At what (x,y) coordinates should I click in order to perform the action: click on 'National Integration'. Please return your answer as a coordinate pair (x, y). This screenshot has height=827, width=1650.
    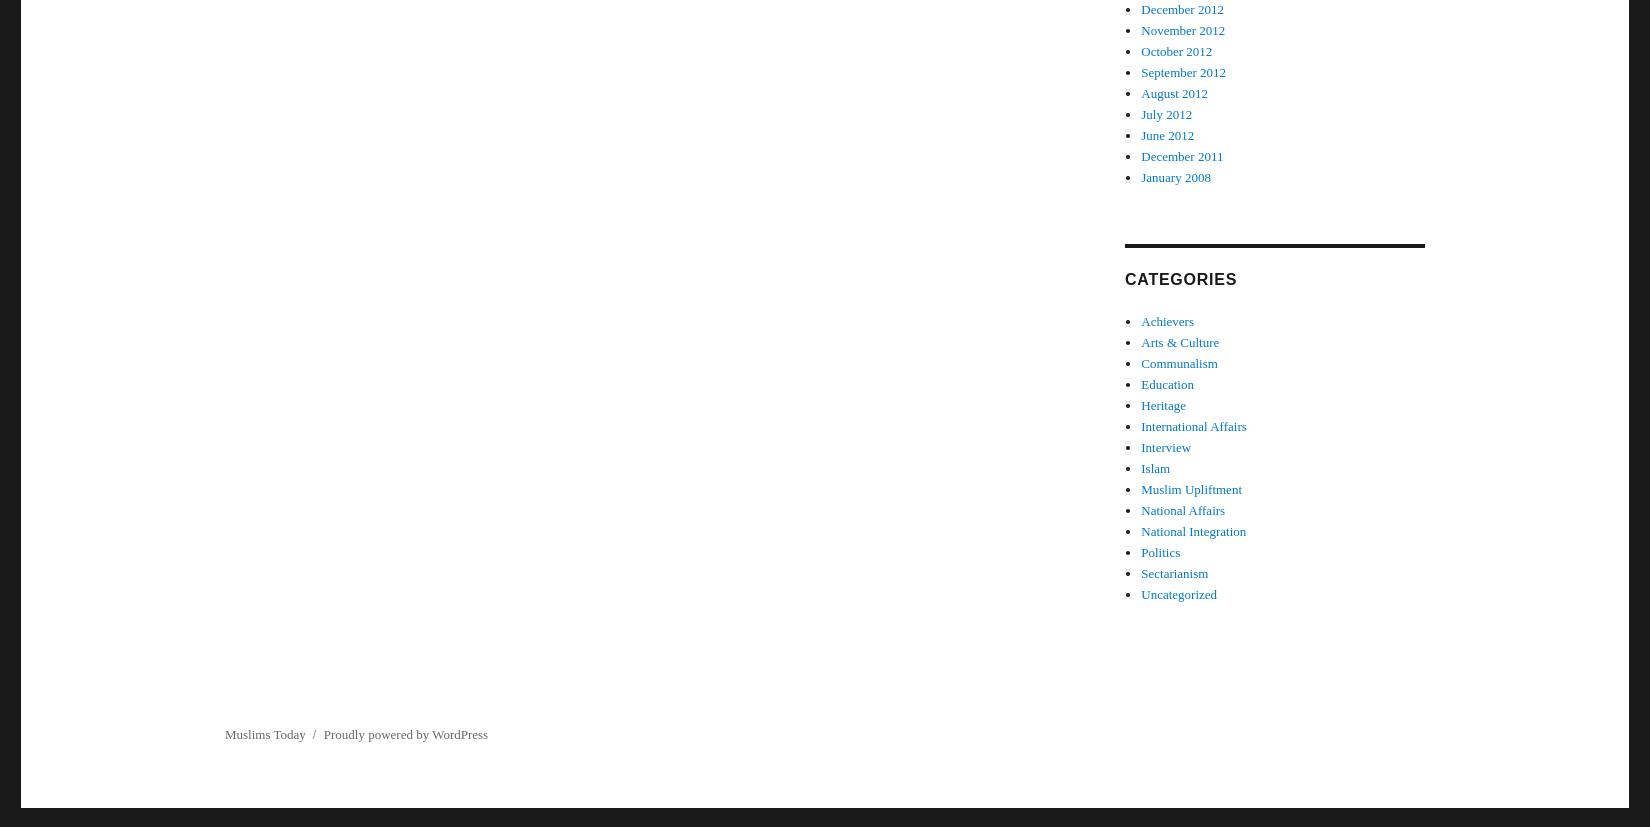
    Looking at the image, I should click on (1193, 531).